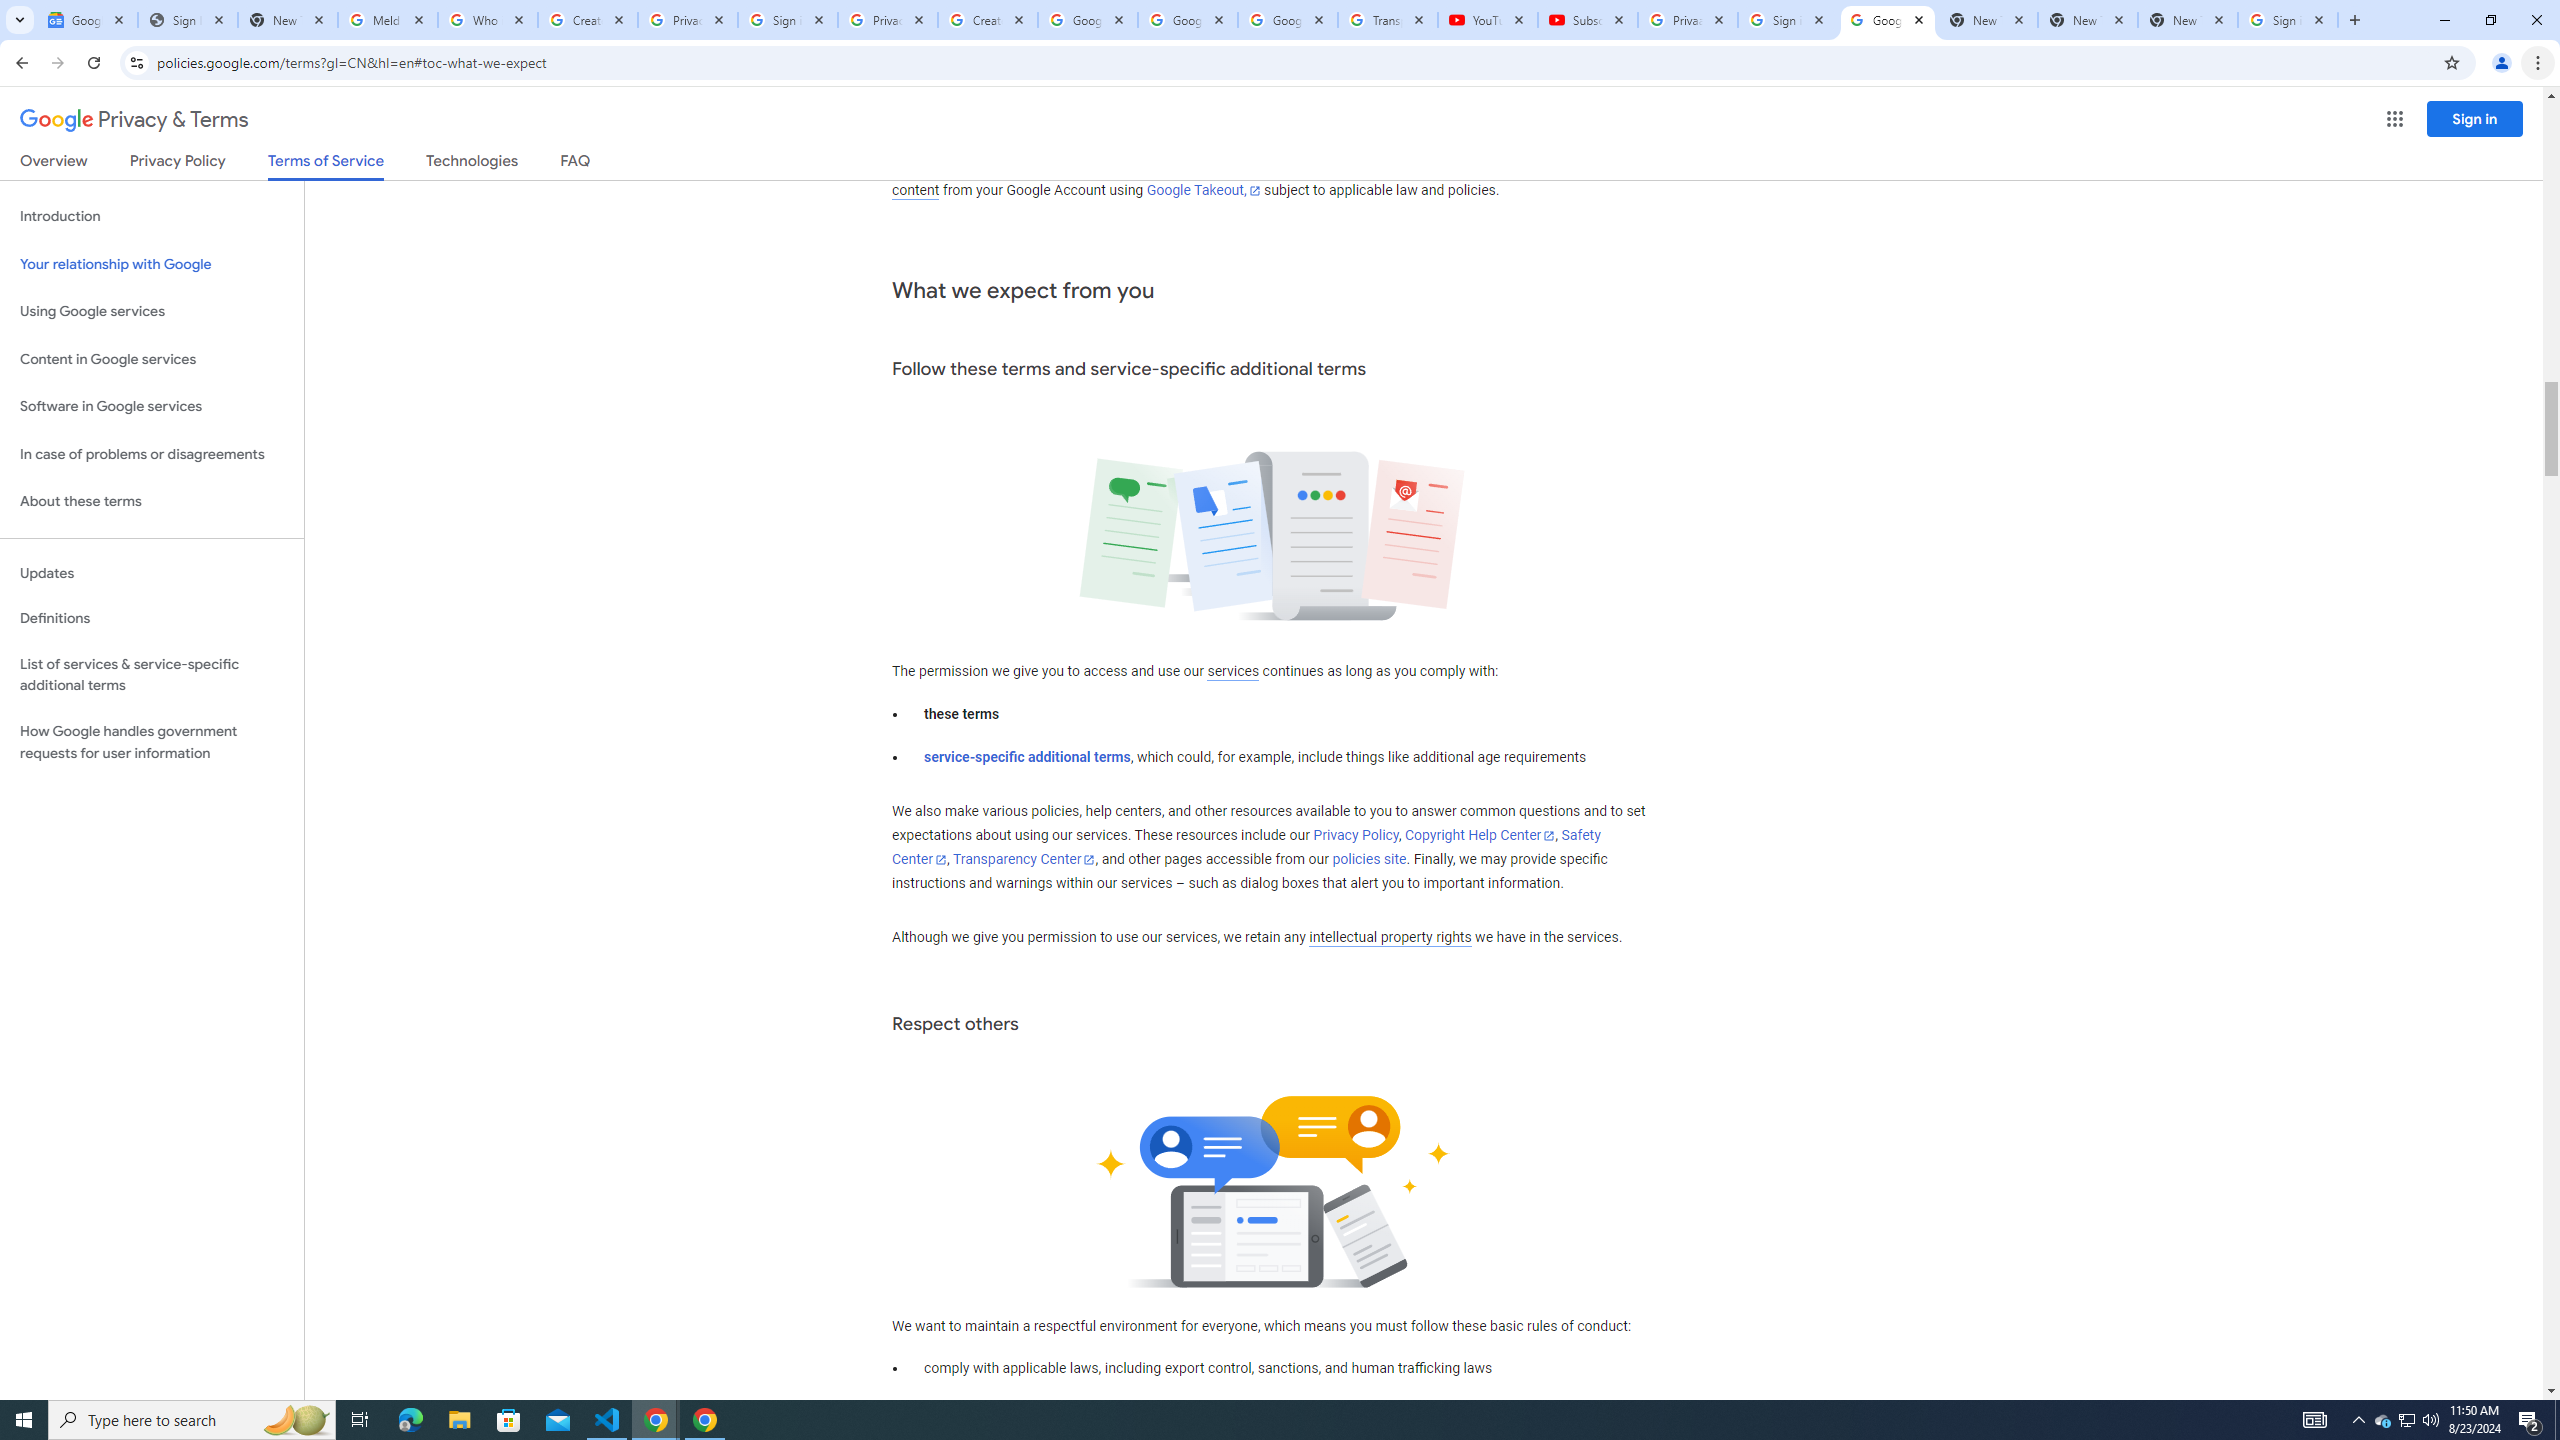 This screenshot has width=2560, height=1440. I want to click on 'Subscriptions - YouTube', so click(1586, 19).